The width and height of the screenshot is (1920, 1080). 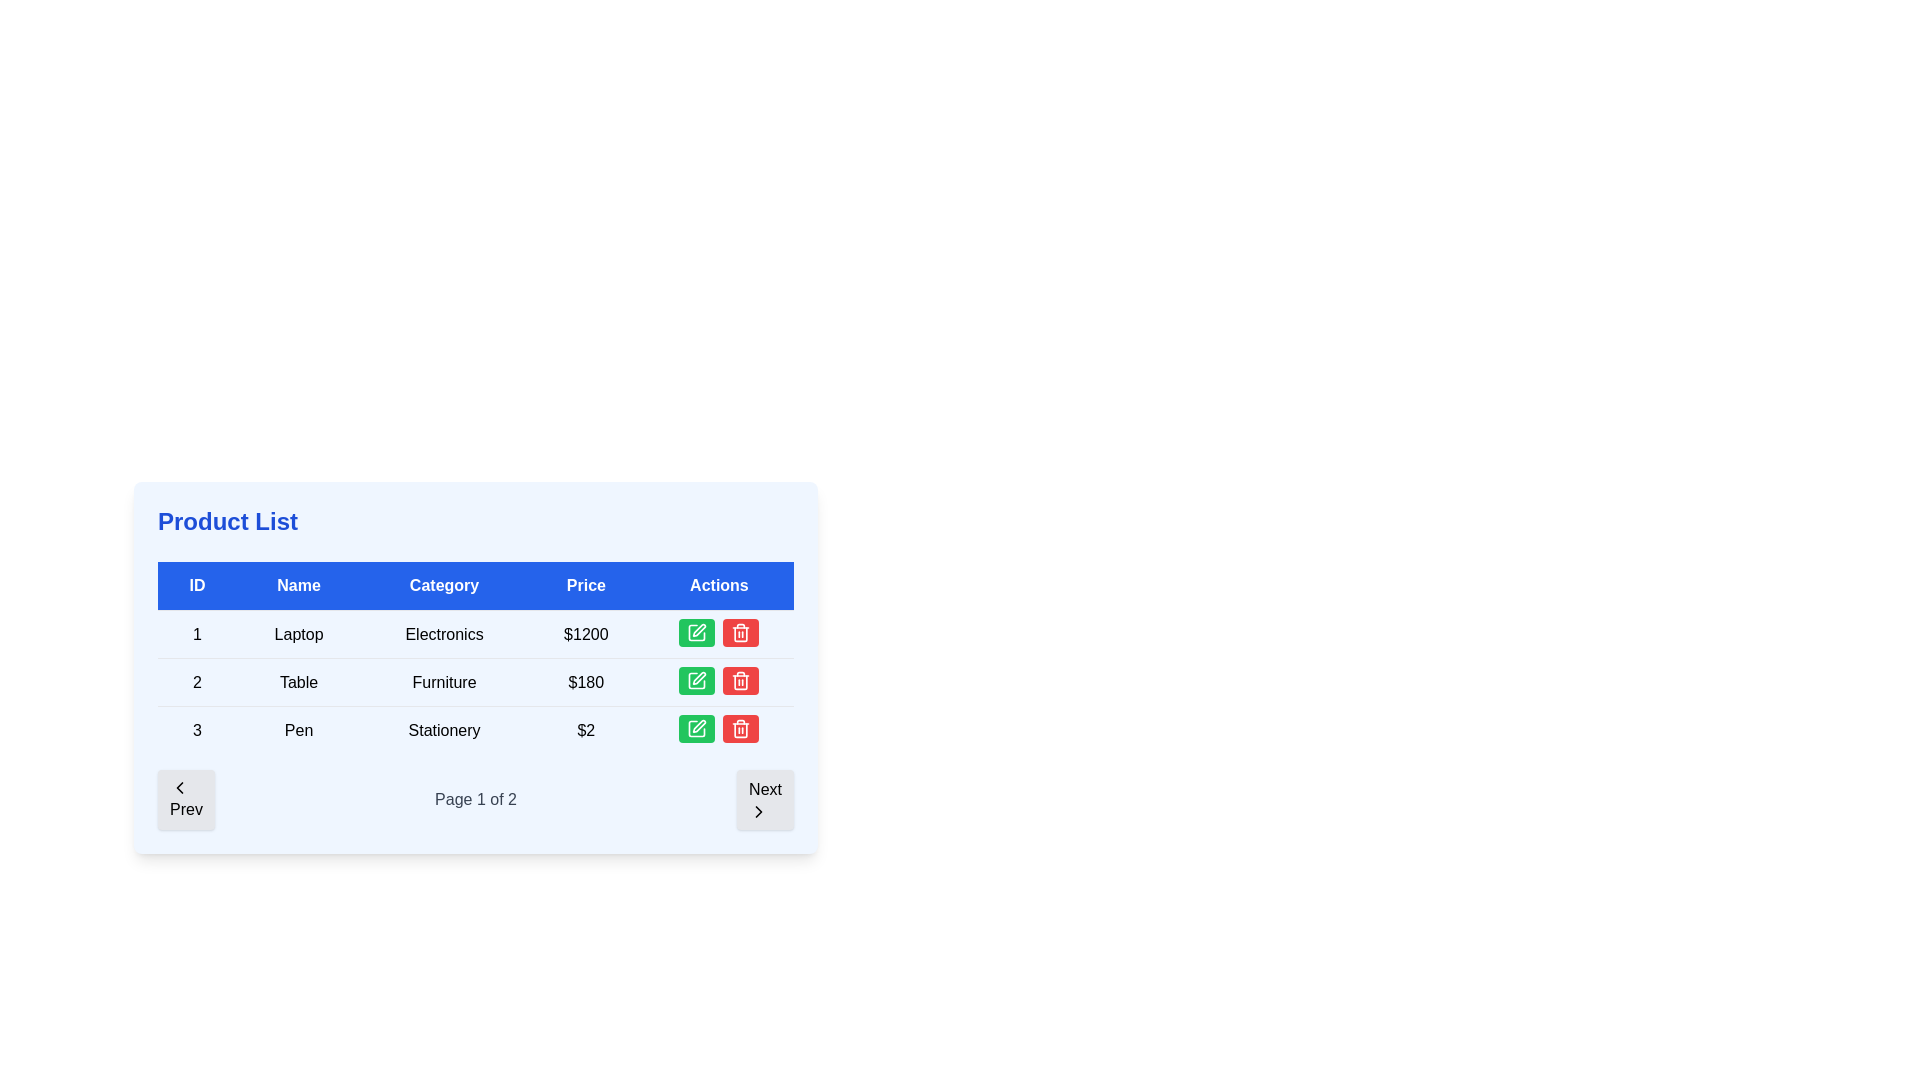 What do you see at coordinates (699, 677) in the screenshot?
I see `the edit icon, which is a small pen-shaped icon located inside the green button in the Actions column of the second row in the 'Product List' table` at bounding box center [699, 677].